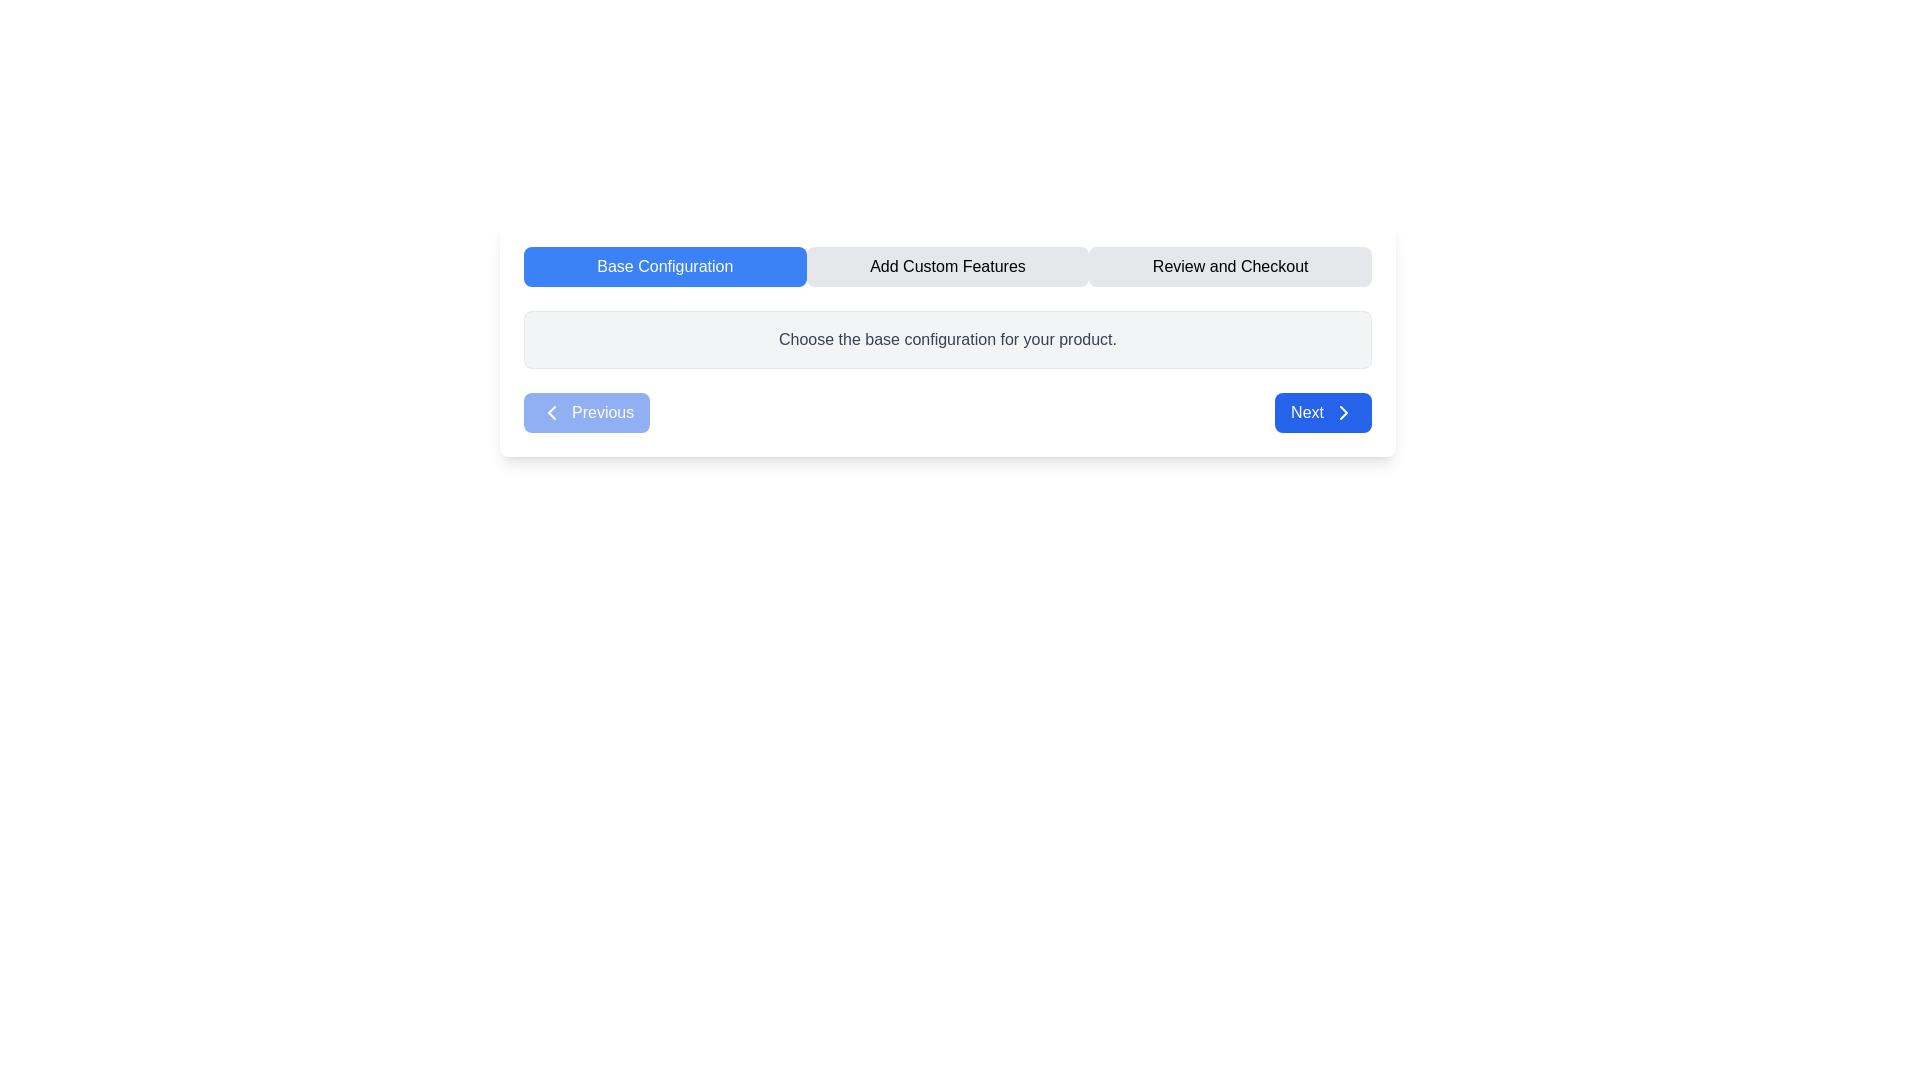 This screenshot has width=1920, height=1080. I want to click on the blue rectangular button labeled 'Base Configuration', so click(665, 265).